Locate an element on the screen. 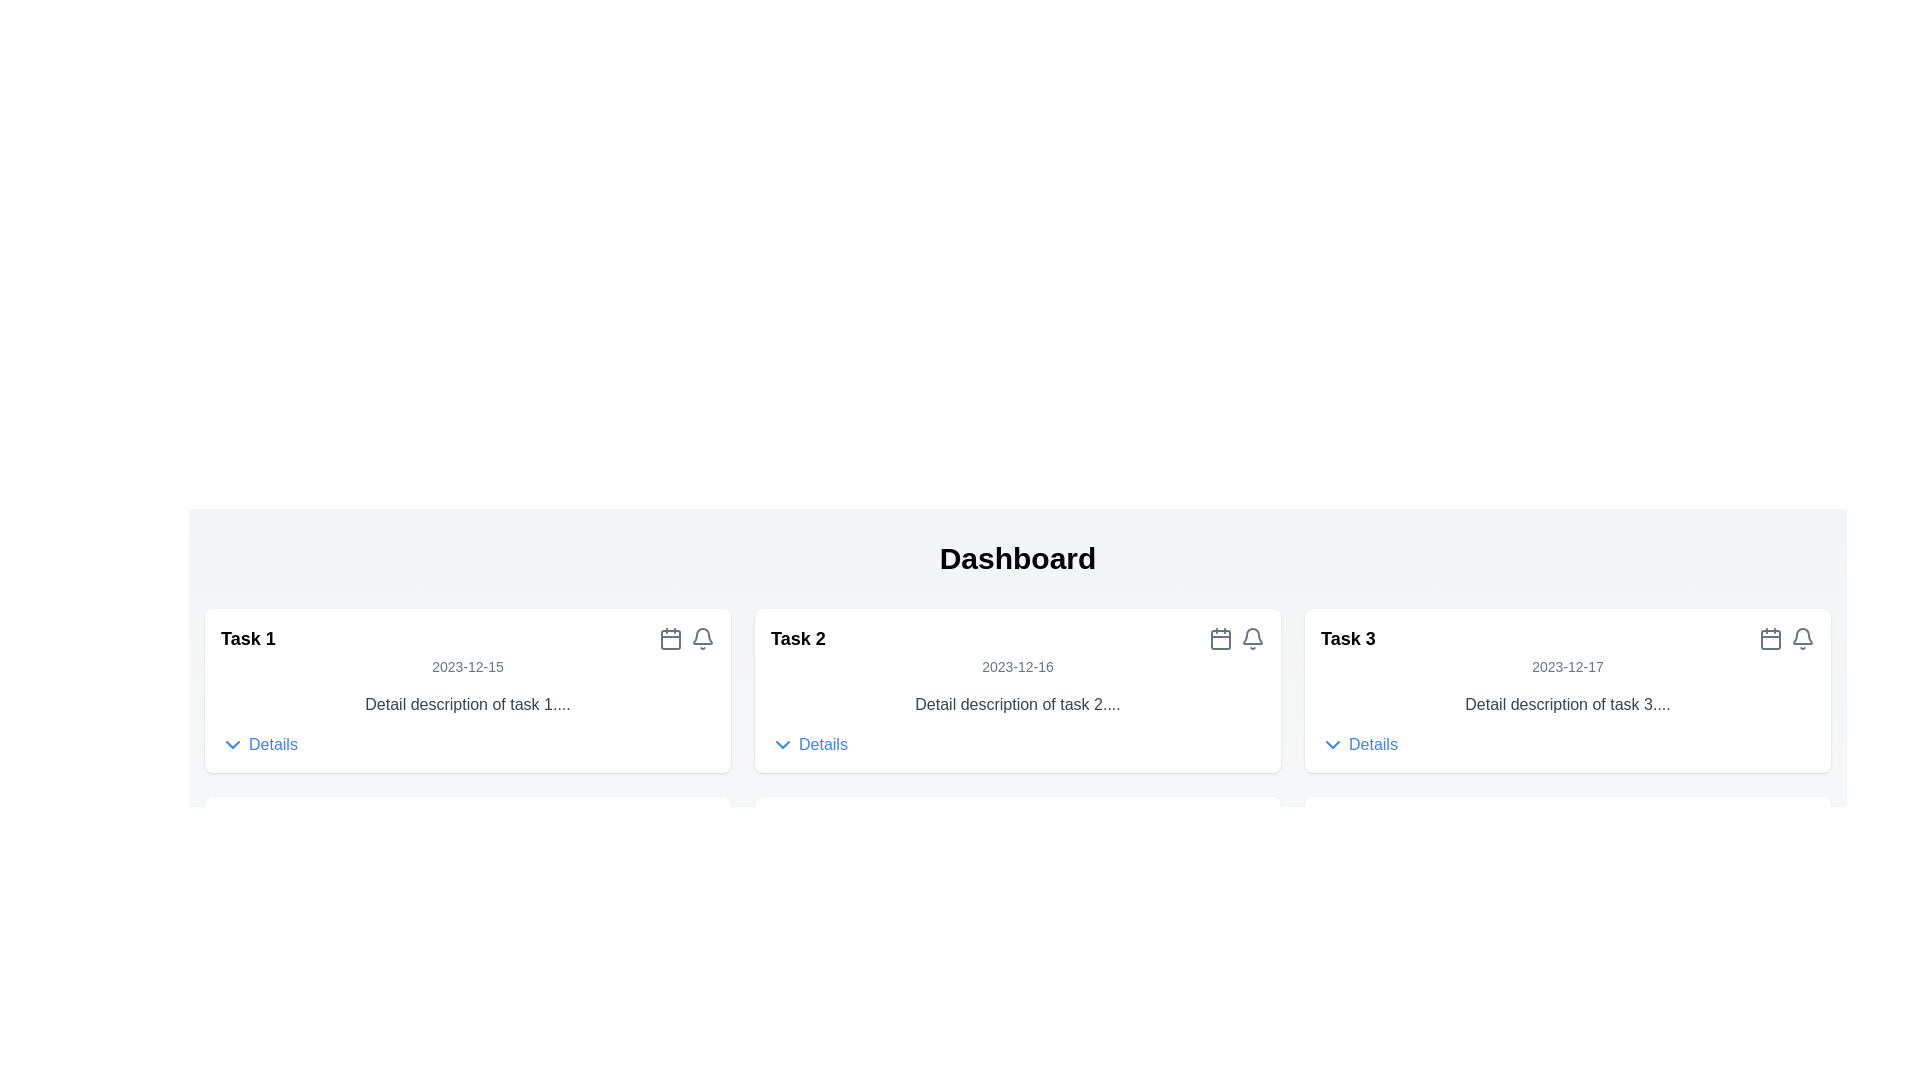 The height and width of the screenshot is (1080, 1920). the bell icon in the icon group located in the upper-right corner of the card for 'Task 2' is located at coordinates (1236, 639).